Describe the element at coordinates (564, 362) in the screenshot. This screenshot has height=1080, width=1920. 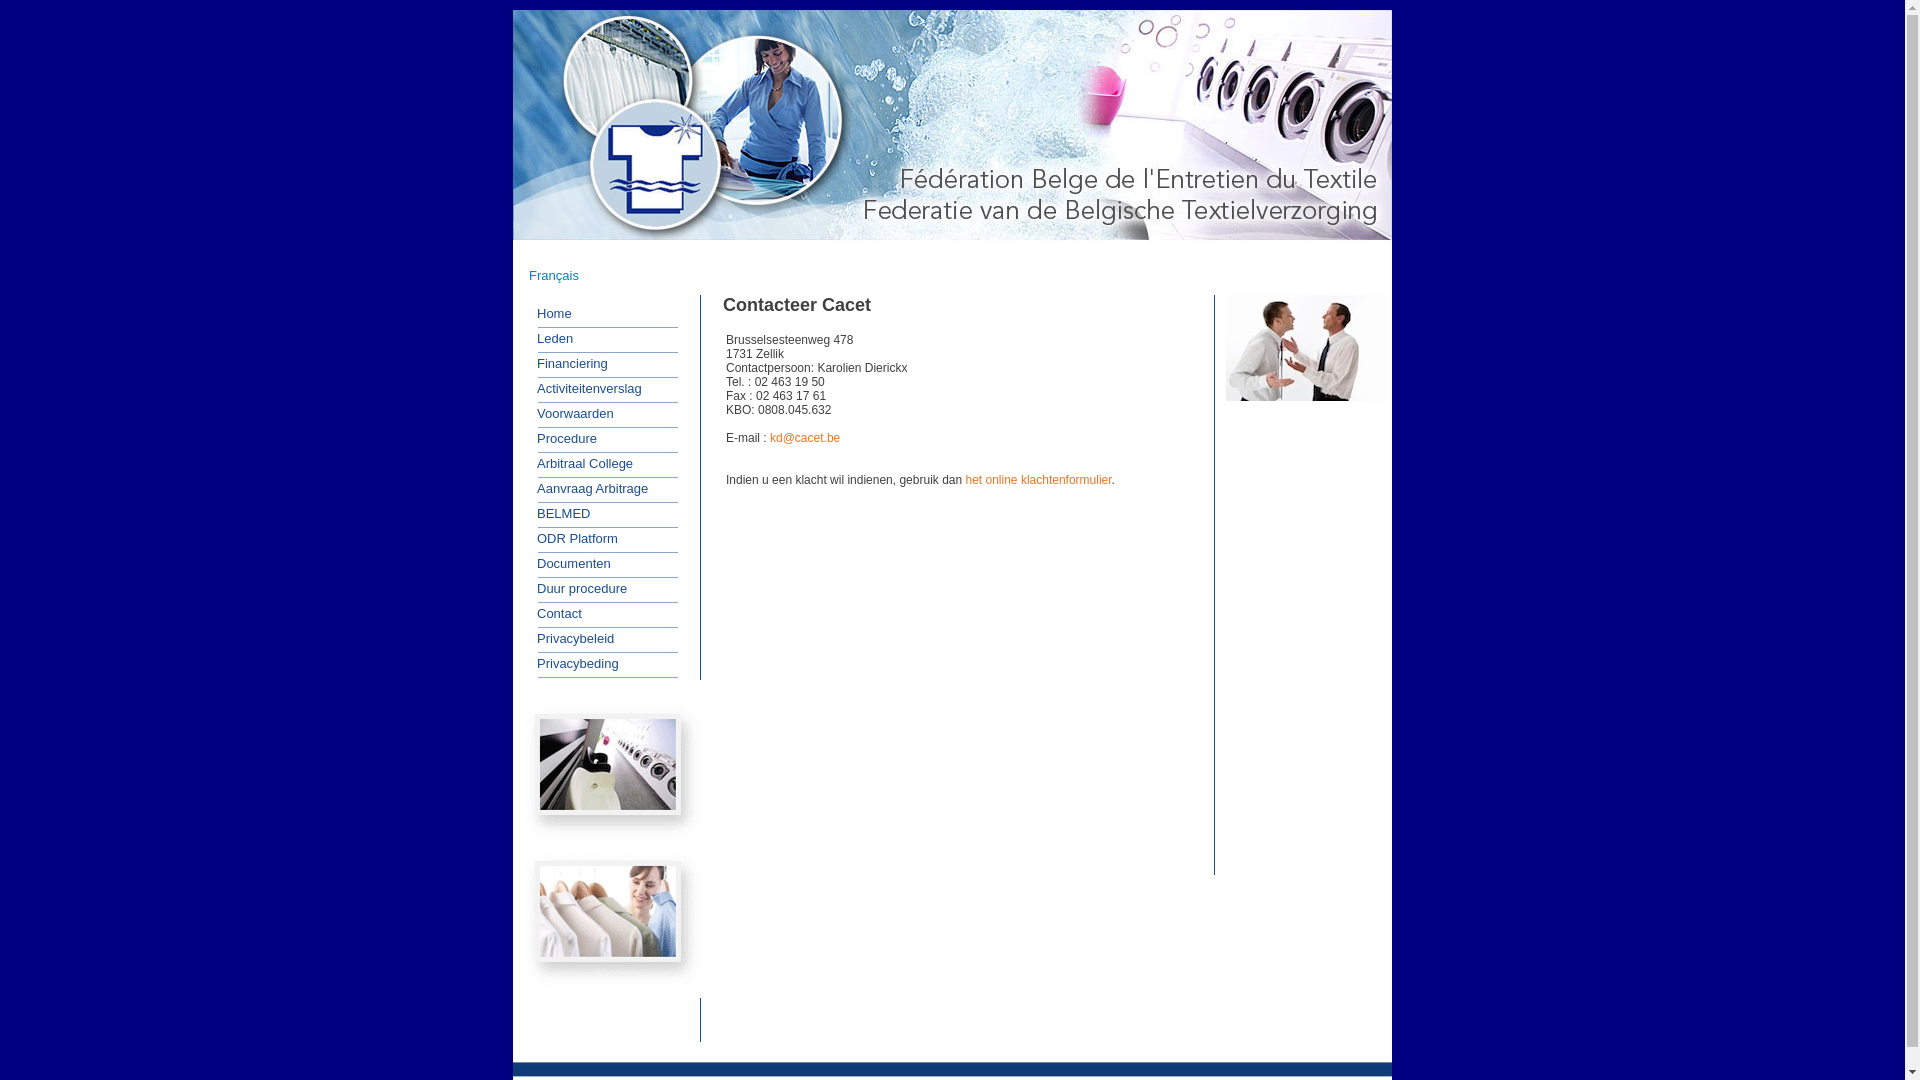
I see `'Financiering'` at that location.